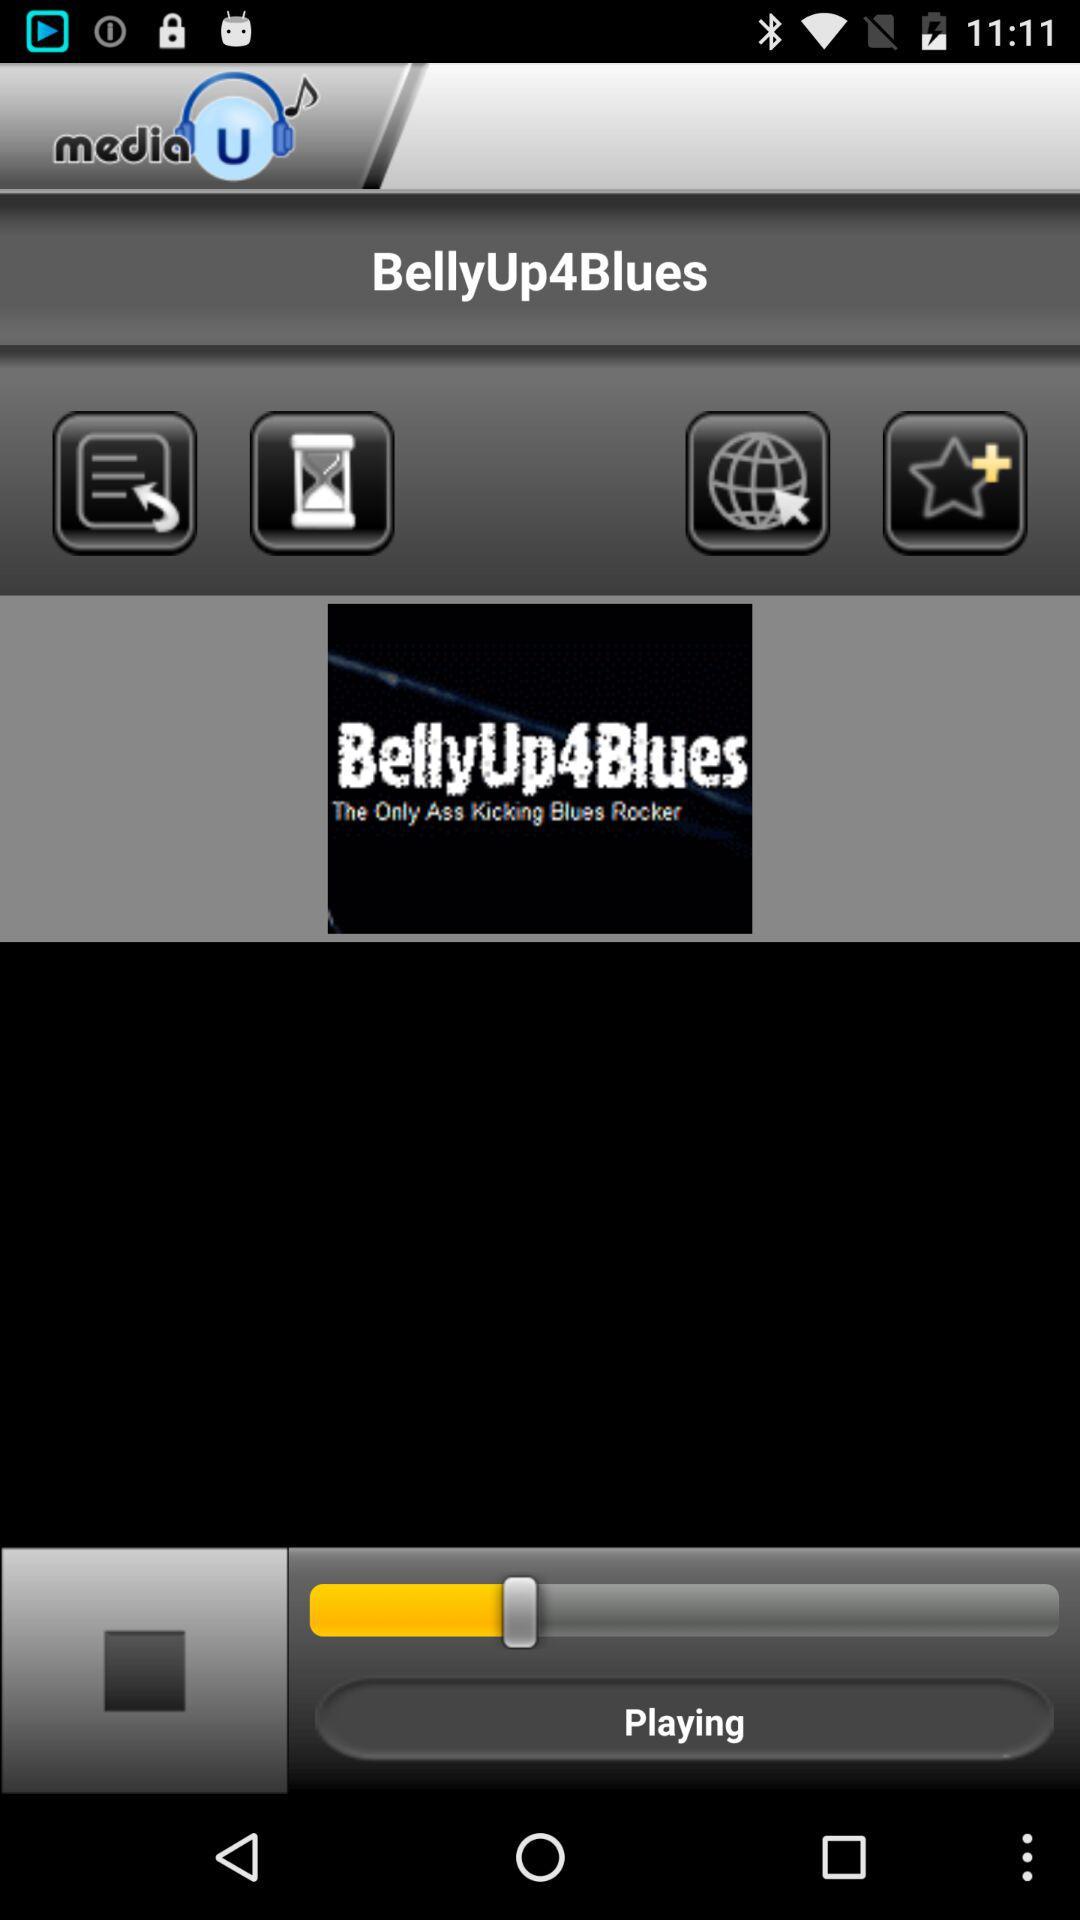 Image resolution: width=1080 pixels, height=1920 pixels. I want to click on open media, so click(757, 483).